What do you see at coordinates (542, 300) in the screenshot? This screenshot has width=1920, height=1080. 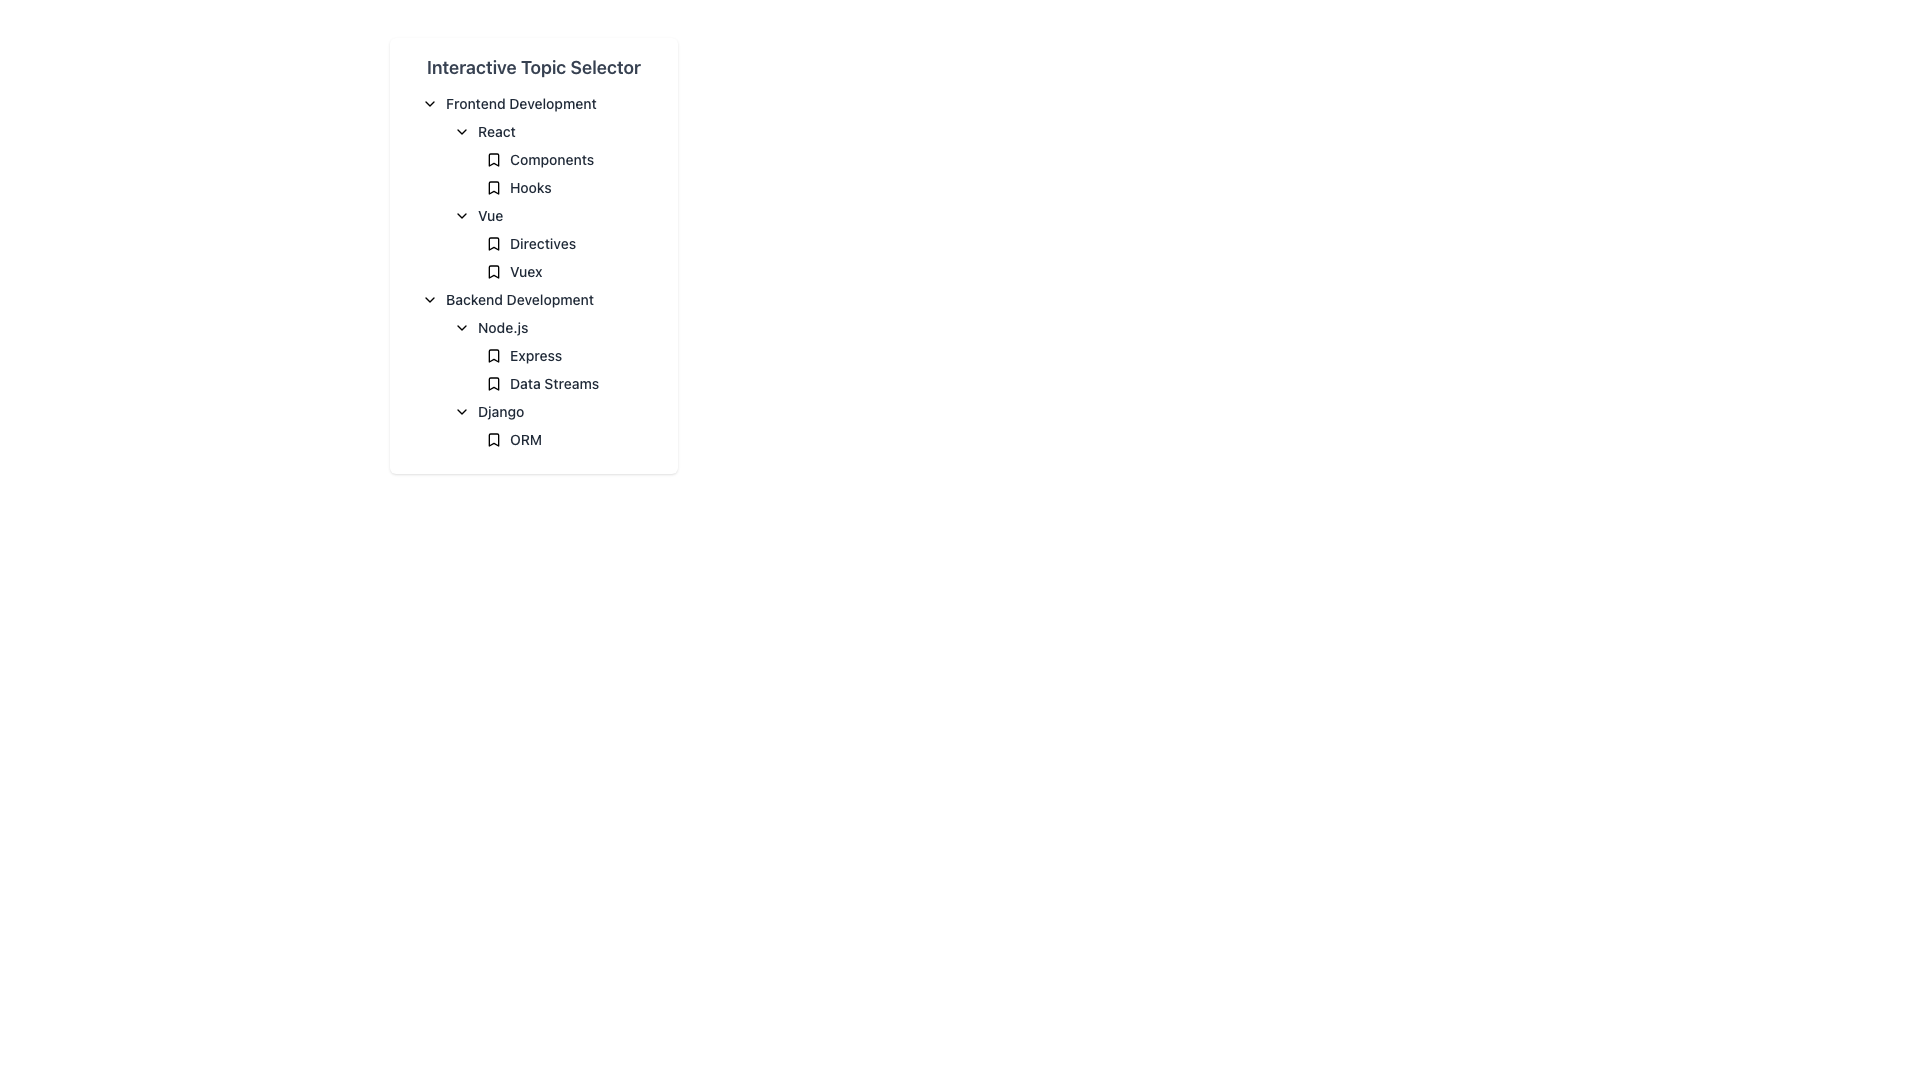 I see `the 'Backend Development' Collapsible Header` at bounding box center [542, 300].